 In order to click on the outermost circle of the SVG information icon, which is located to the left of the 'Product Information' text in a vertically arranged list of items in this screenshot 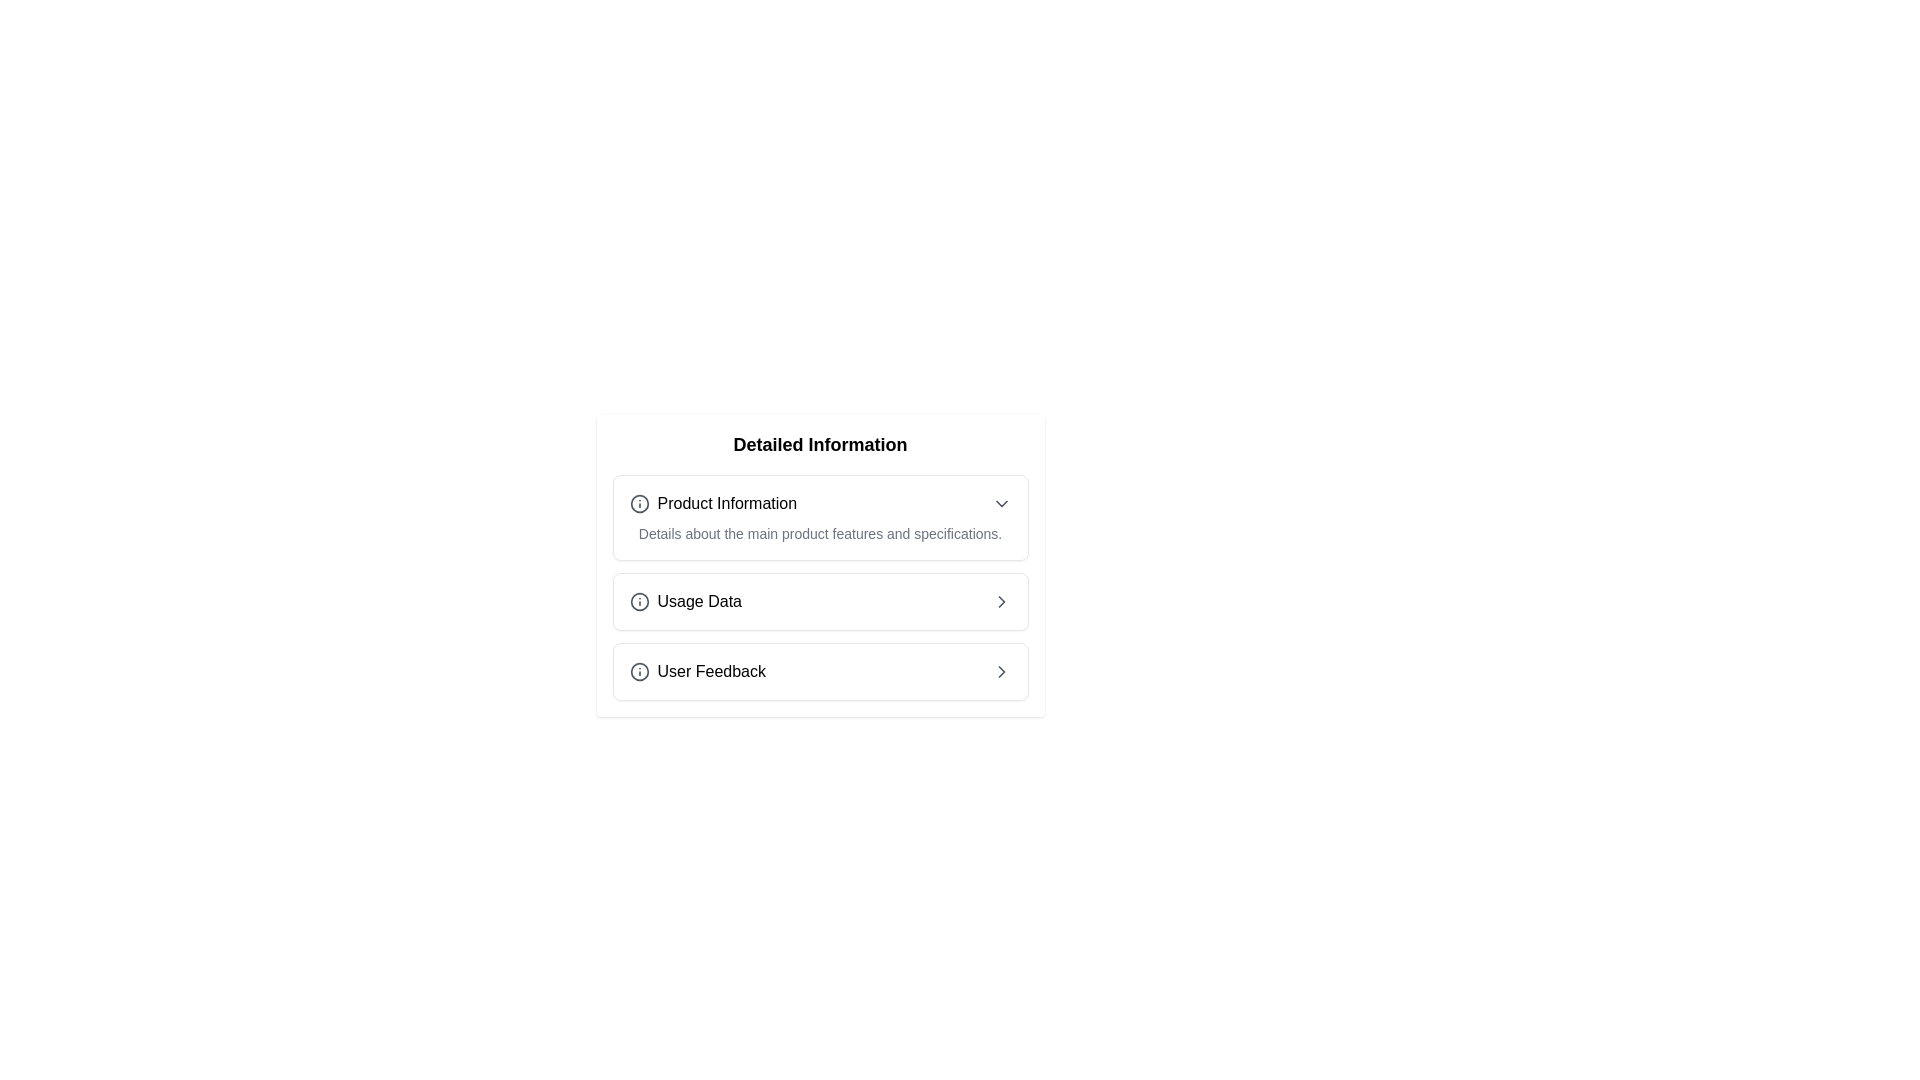, I will do `click(638, 671)`.